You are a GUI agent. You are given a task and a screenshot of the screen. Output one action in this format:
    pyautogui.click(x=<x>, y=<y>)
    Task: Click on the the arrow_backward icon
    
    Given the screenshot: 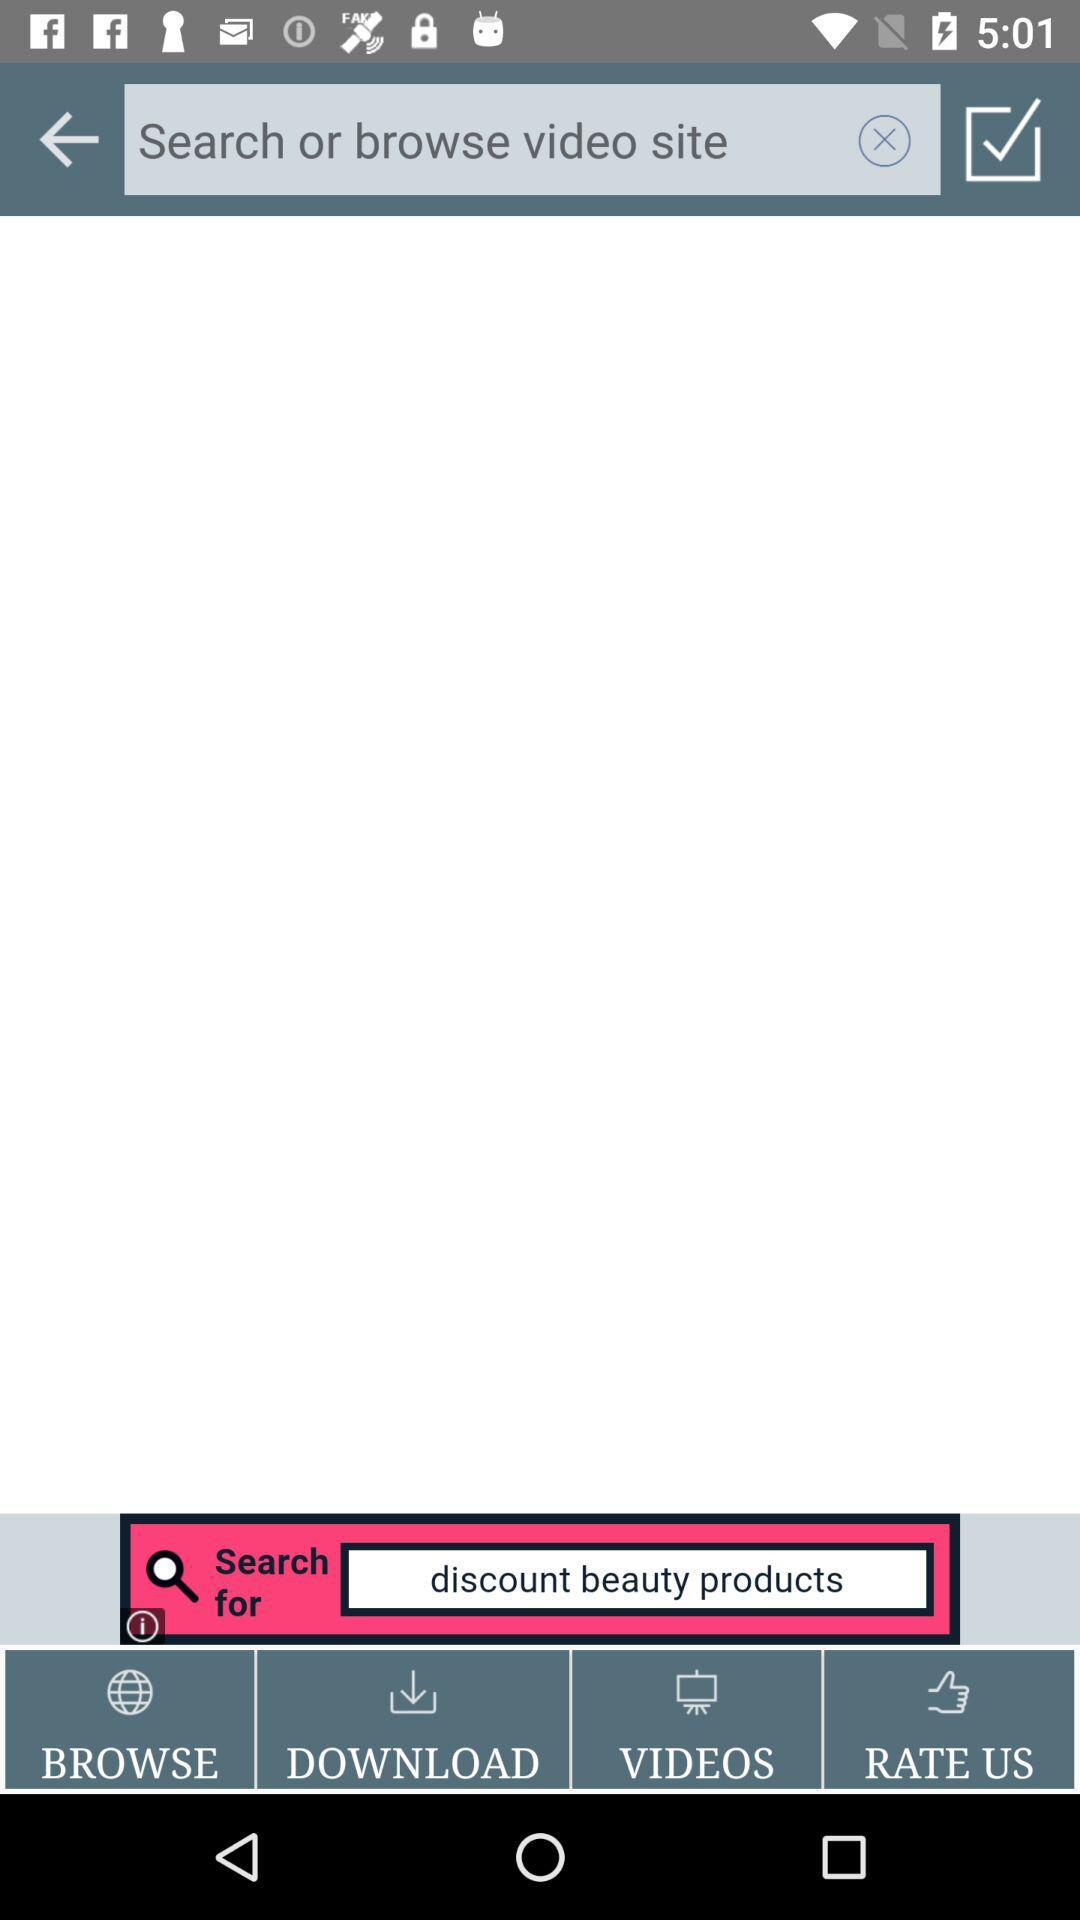 What is the action you would take?
    pyautogui.click(x=68, y=138)
    